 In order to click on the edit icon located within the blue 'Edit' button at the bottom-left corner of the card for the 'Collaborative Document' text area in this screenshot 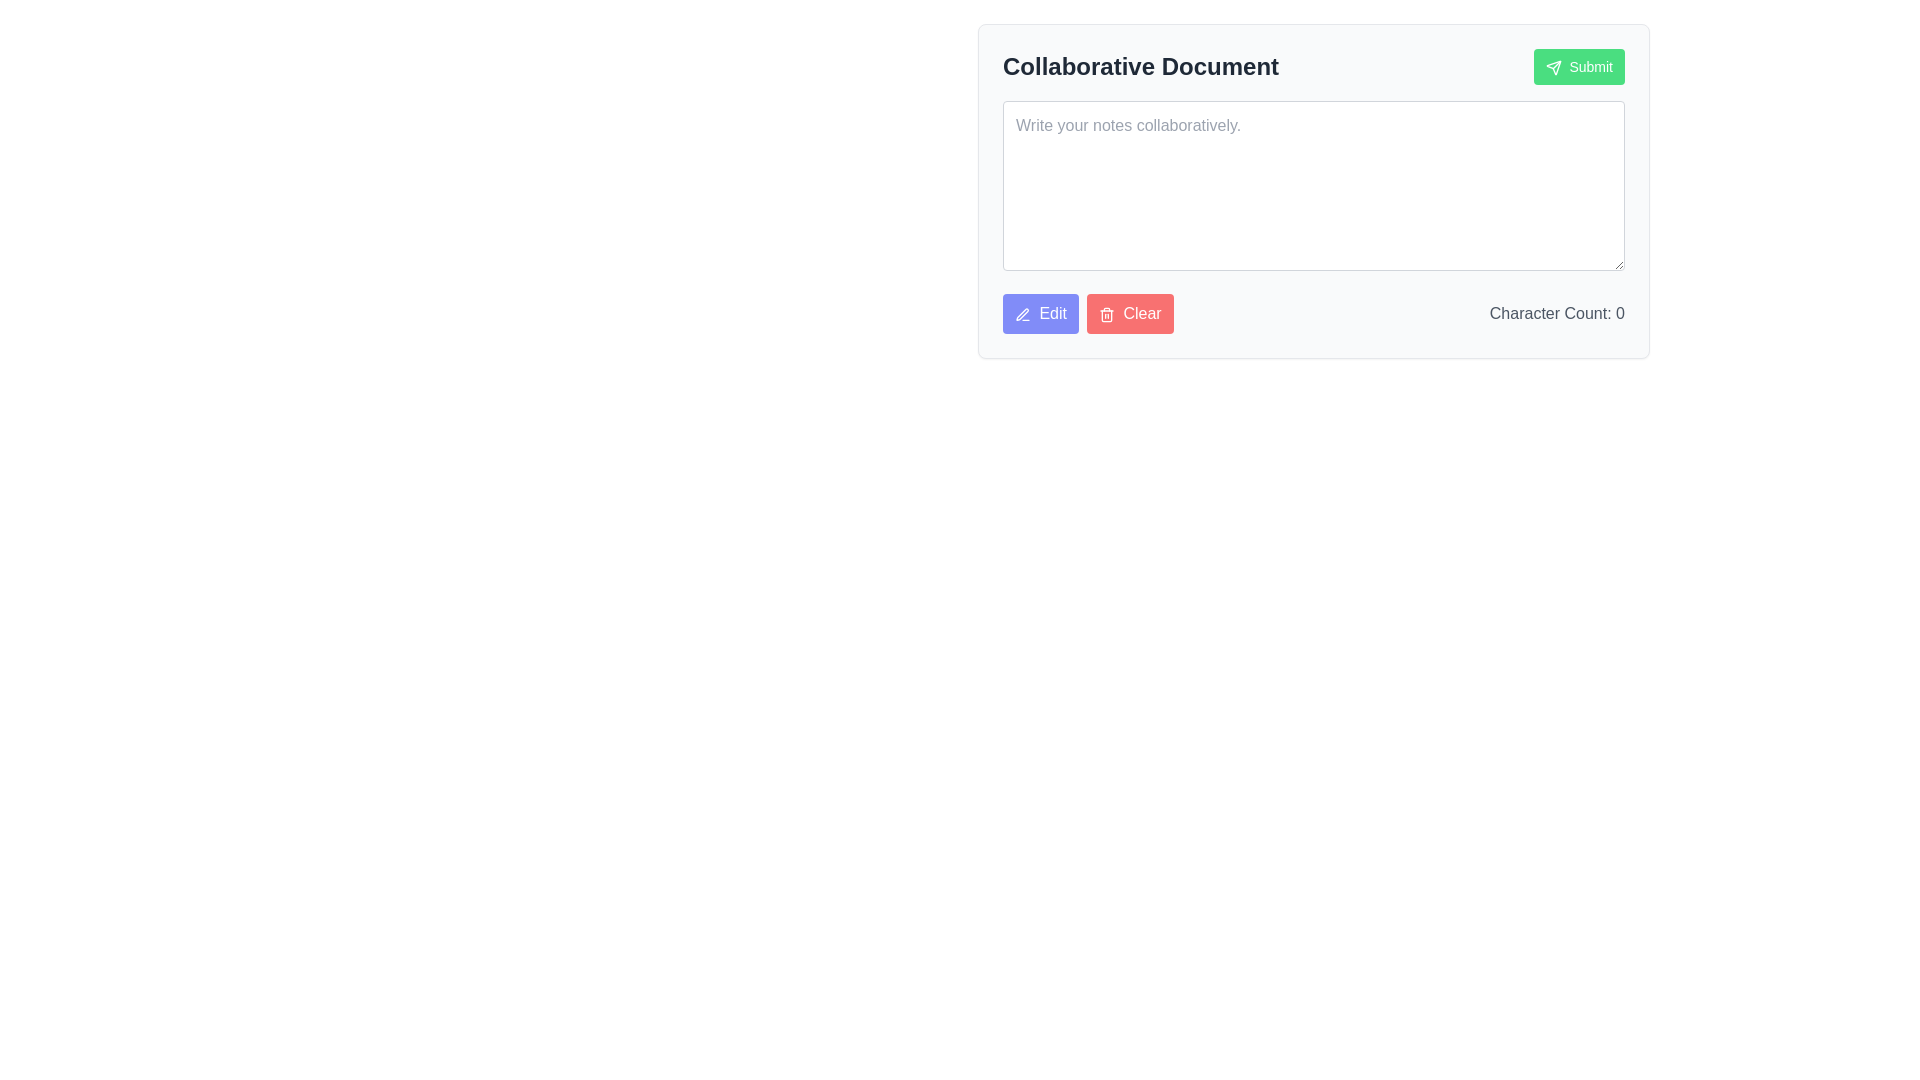, I will do `click(1022, 313)`.